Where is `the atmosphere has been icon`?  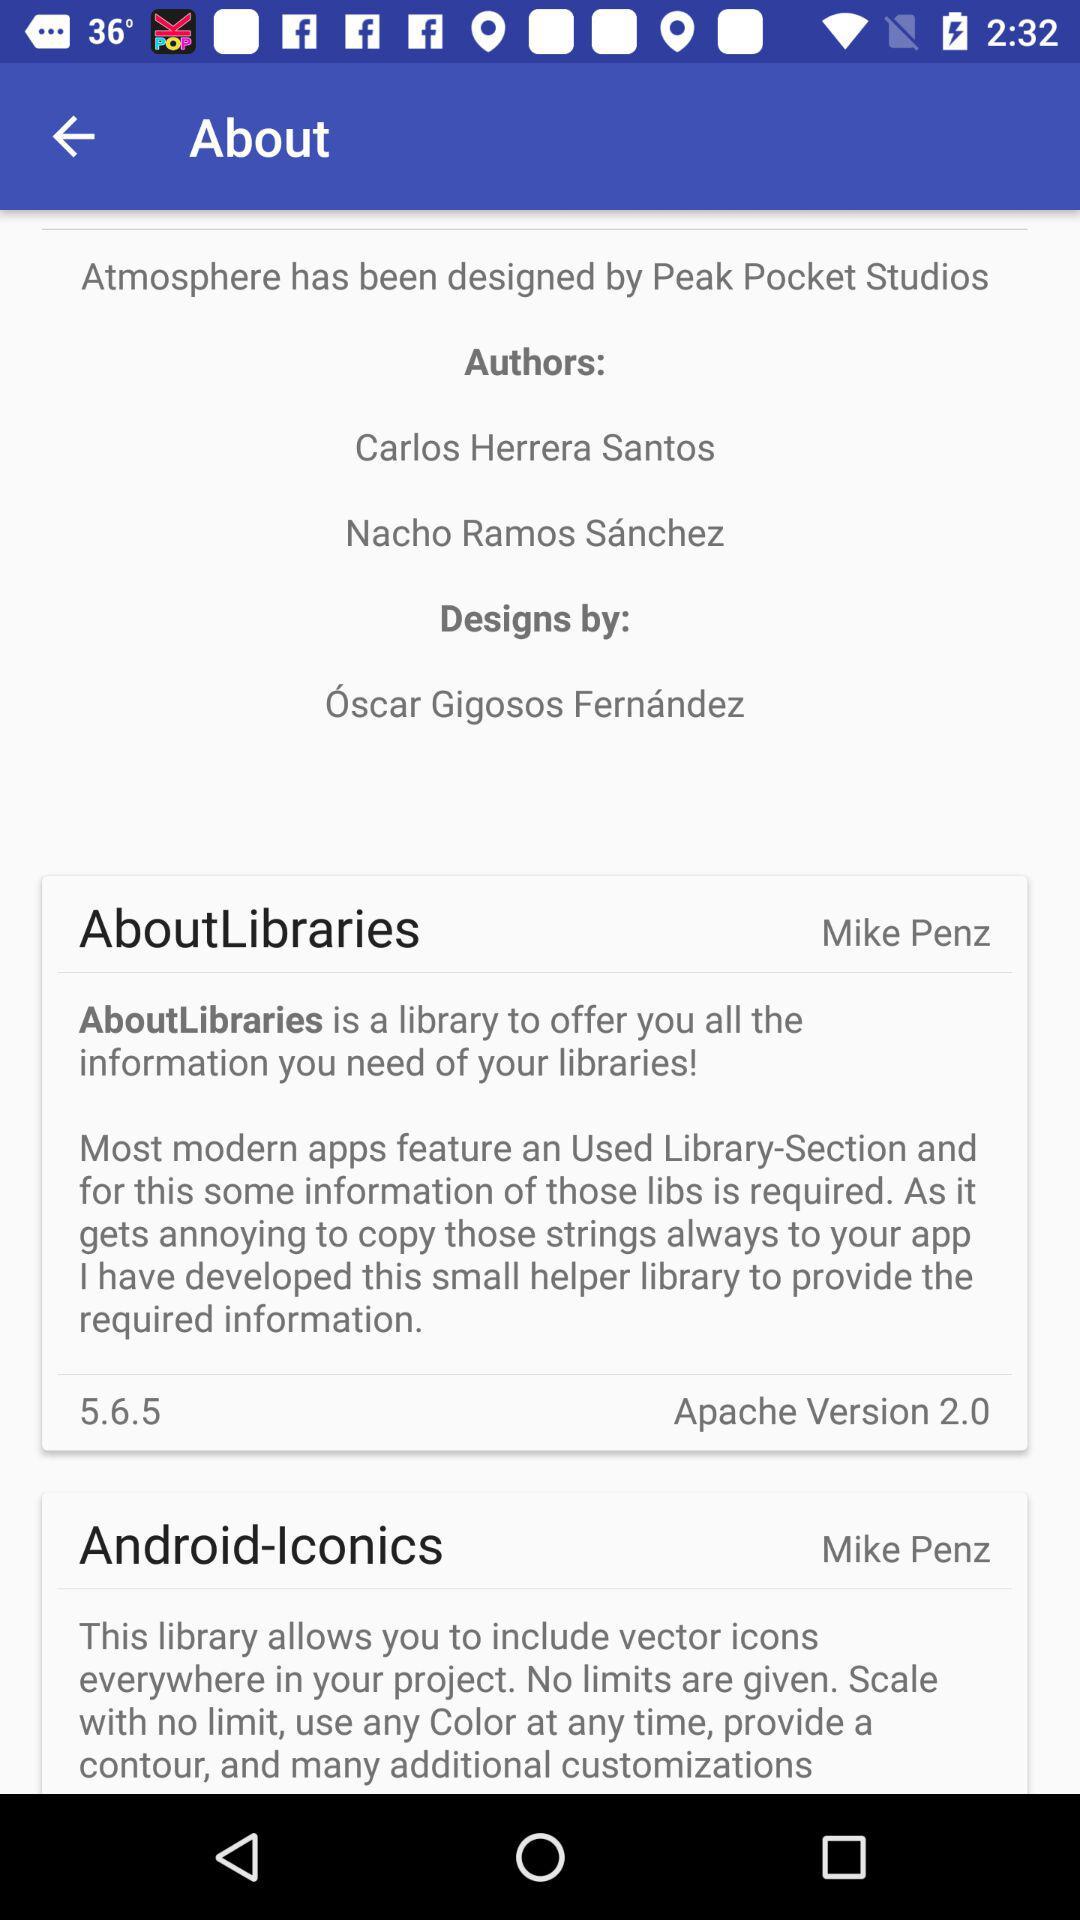
the atmosphere has been icon is located at coordinates (533, 531).